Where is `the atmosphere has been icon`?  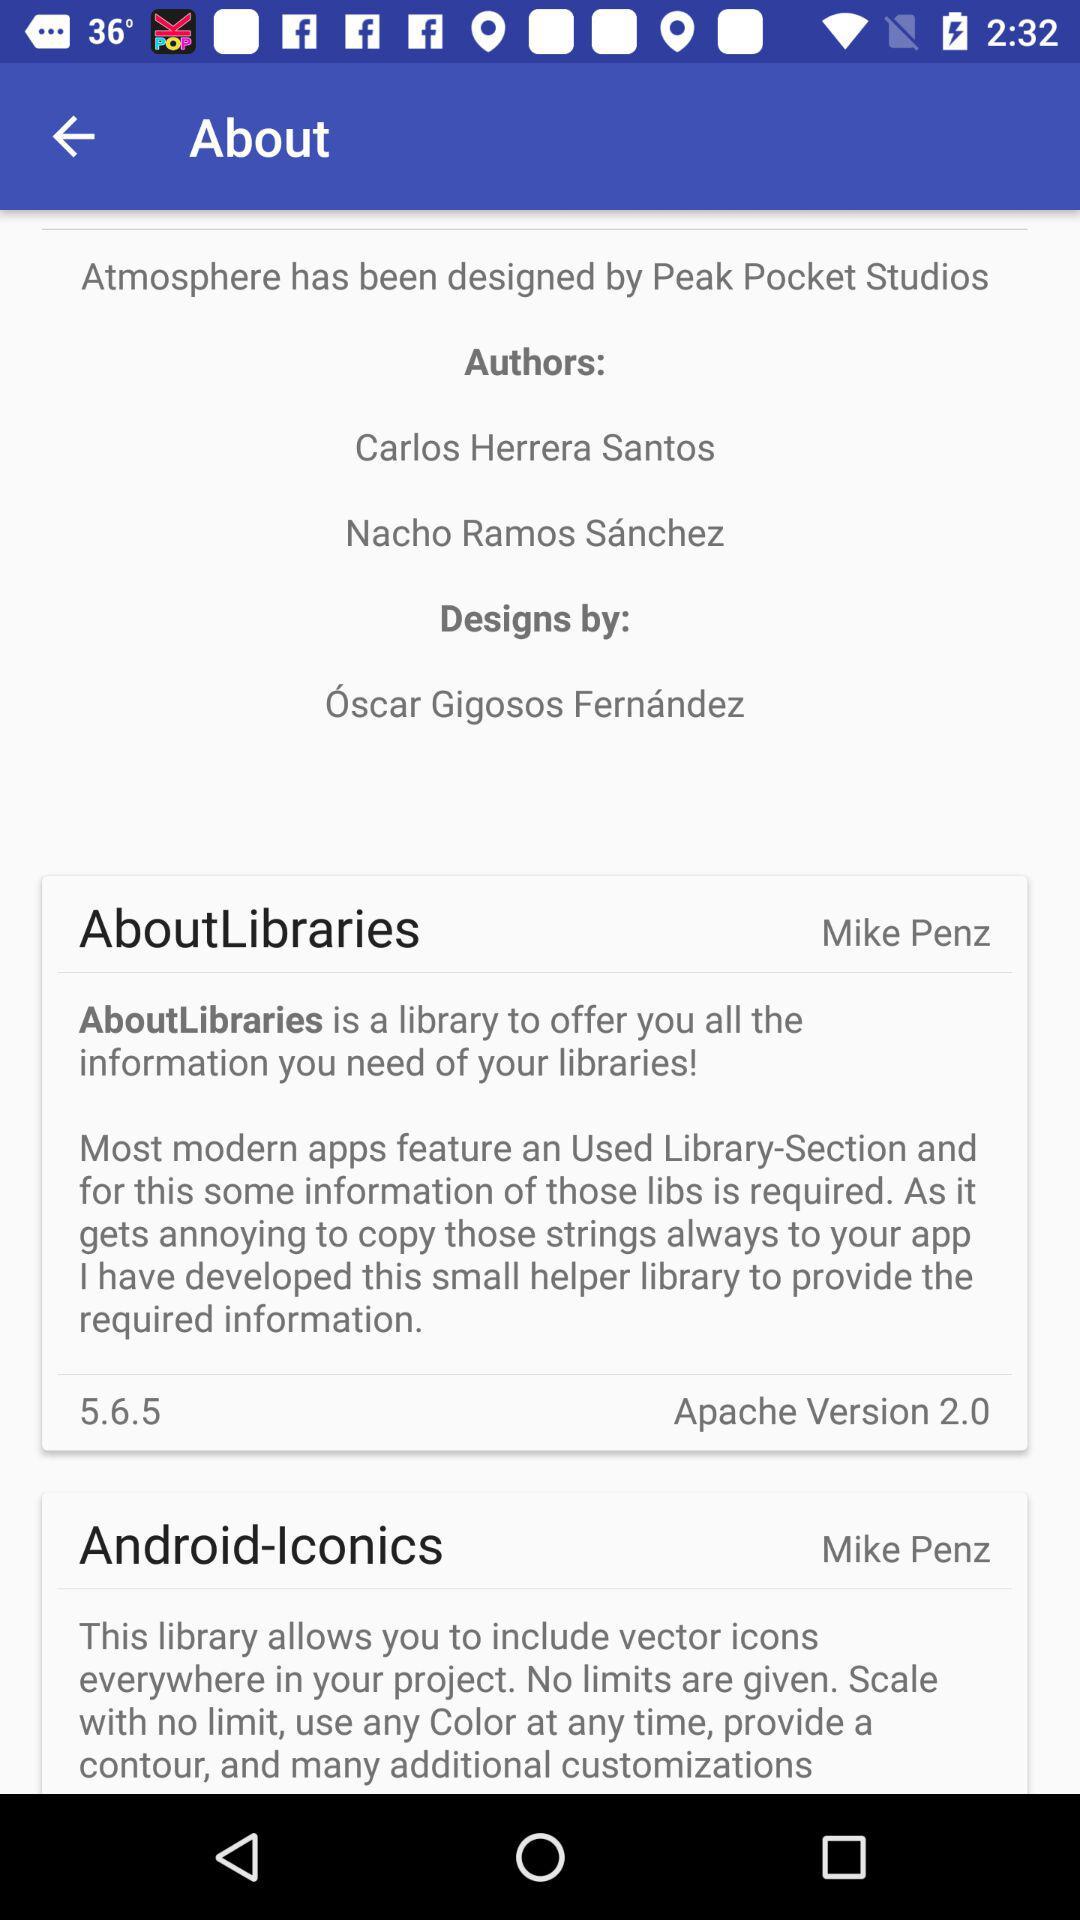
the atmosphere has been icon is located at coordinates (533, 531).